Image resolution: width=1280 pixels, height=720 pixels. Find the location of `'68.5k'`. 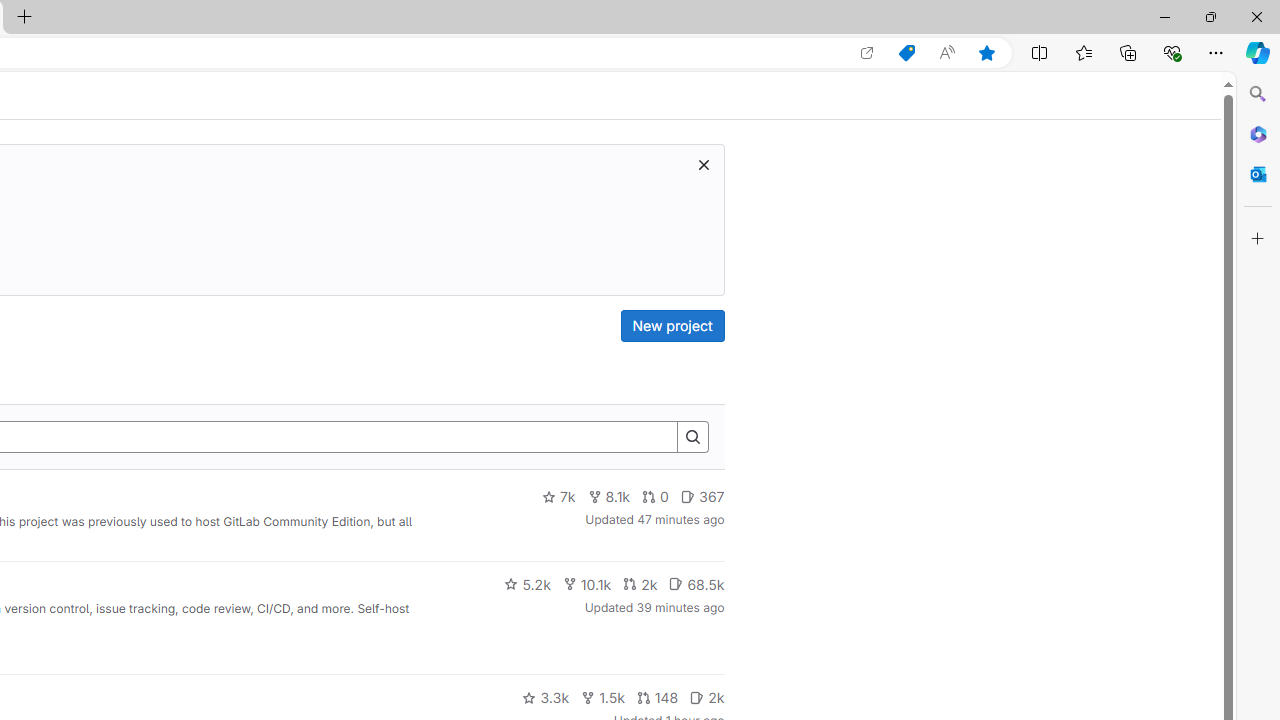

'68.5k' is located at coordinates (696, 583).